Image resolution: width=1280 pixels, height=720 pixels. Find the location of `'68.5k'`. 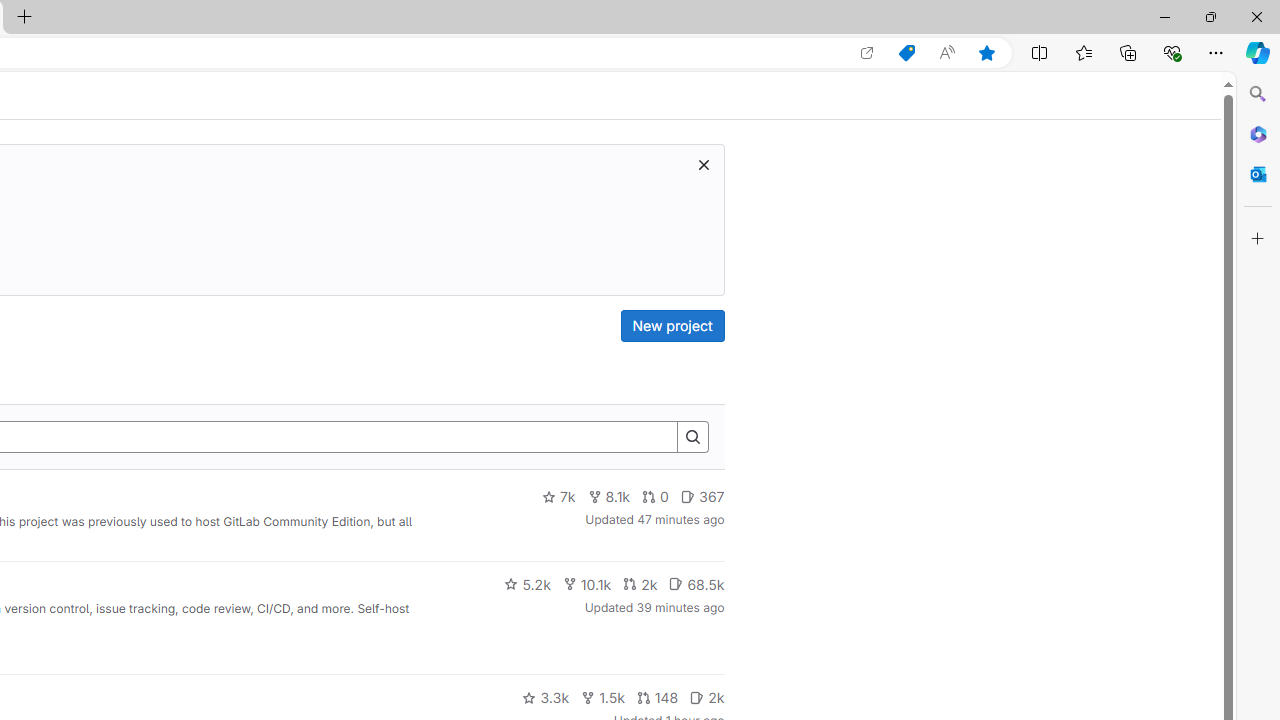

'68.5k' is located at coordinates (696, 583).